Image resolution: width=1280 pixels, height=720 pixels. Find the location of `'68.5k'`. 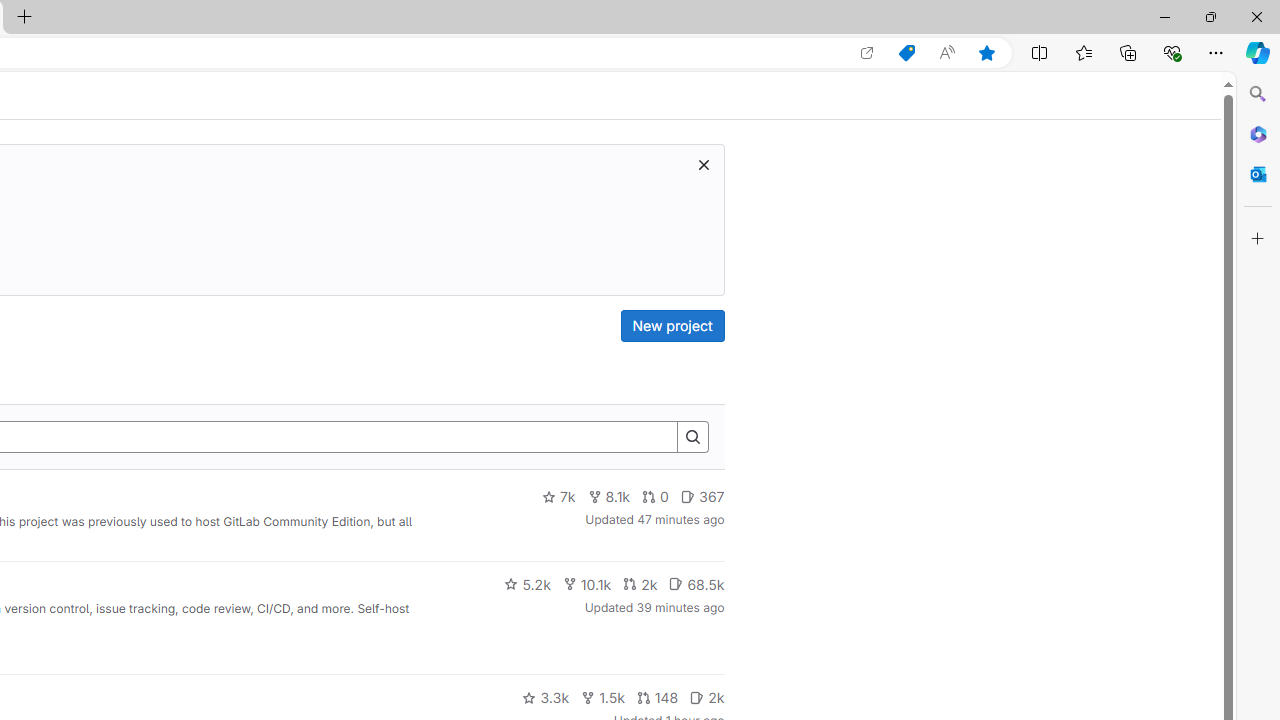

'68.5k' is located at coordinates (696, 583).